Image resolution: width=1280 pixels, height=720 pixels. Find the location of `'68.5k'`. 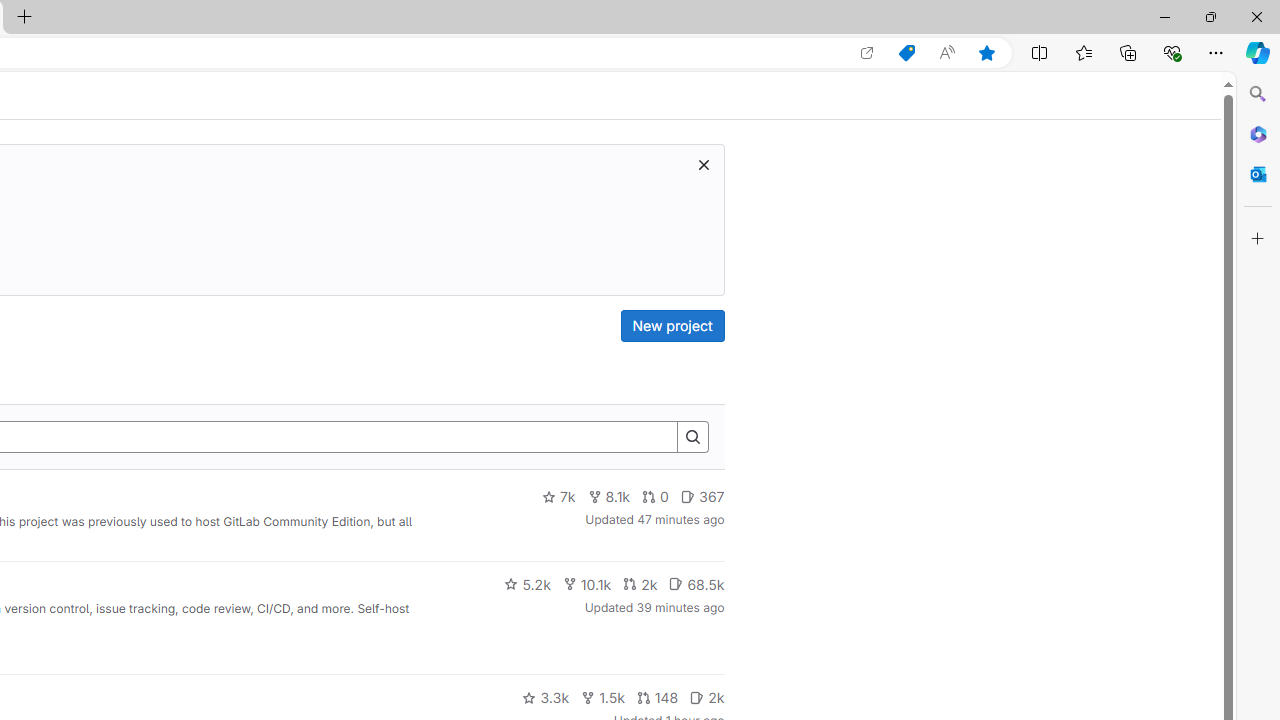

'68.5k' is located at coordinates (696, 583).